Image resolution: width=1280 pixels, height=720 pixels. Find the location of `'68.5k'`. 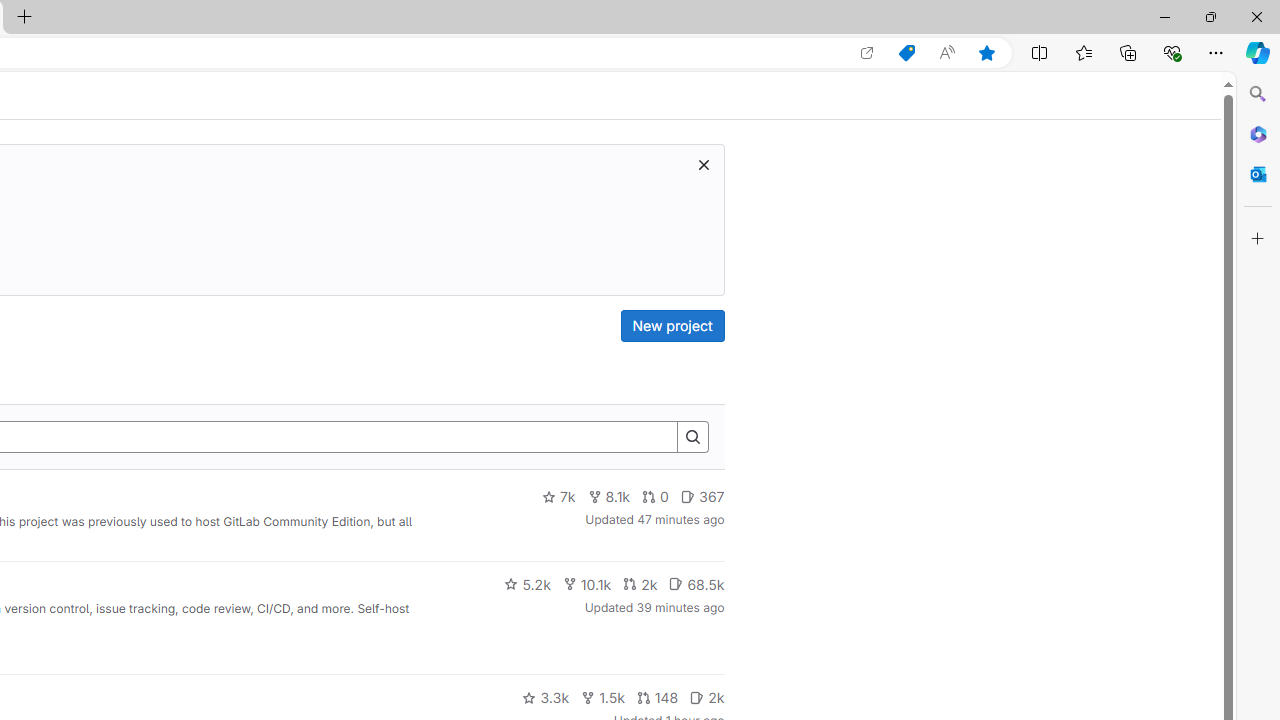

'68.5k' is located at coordinates (696, 583).